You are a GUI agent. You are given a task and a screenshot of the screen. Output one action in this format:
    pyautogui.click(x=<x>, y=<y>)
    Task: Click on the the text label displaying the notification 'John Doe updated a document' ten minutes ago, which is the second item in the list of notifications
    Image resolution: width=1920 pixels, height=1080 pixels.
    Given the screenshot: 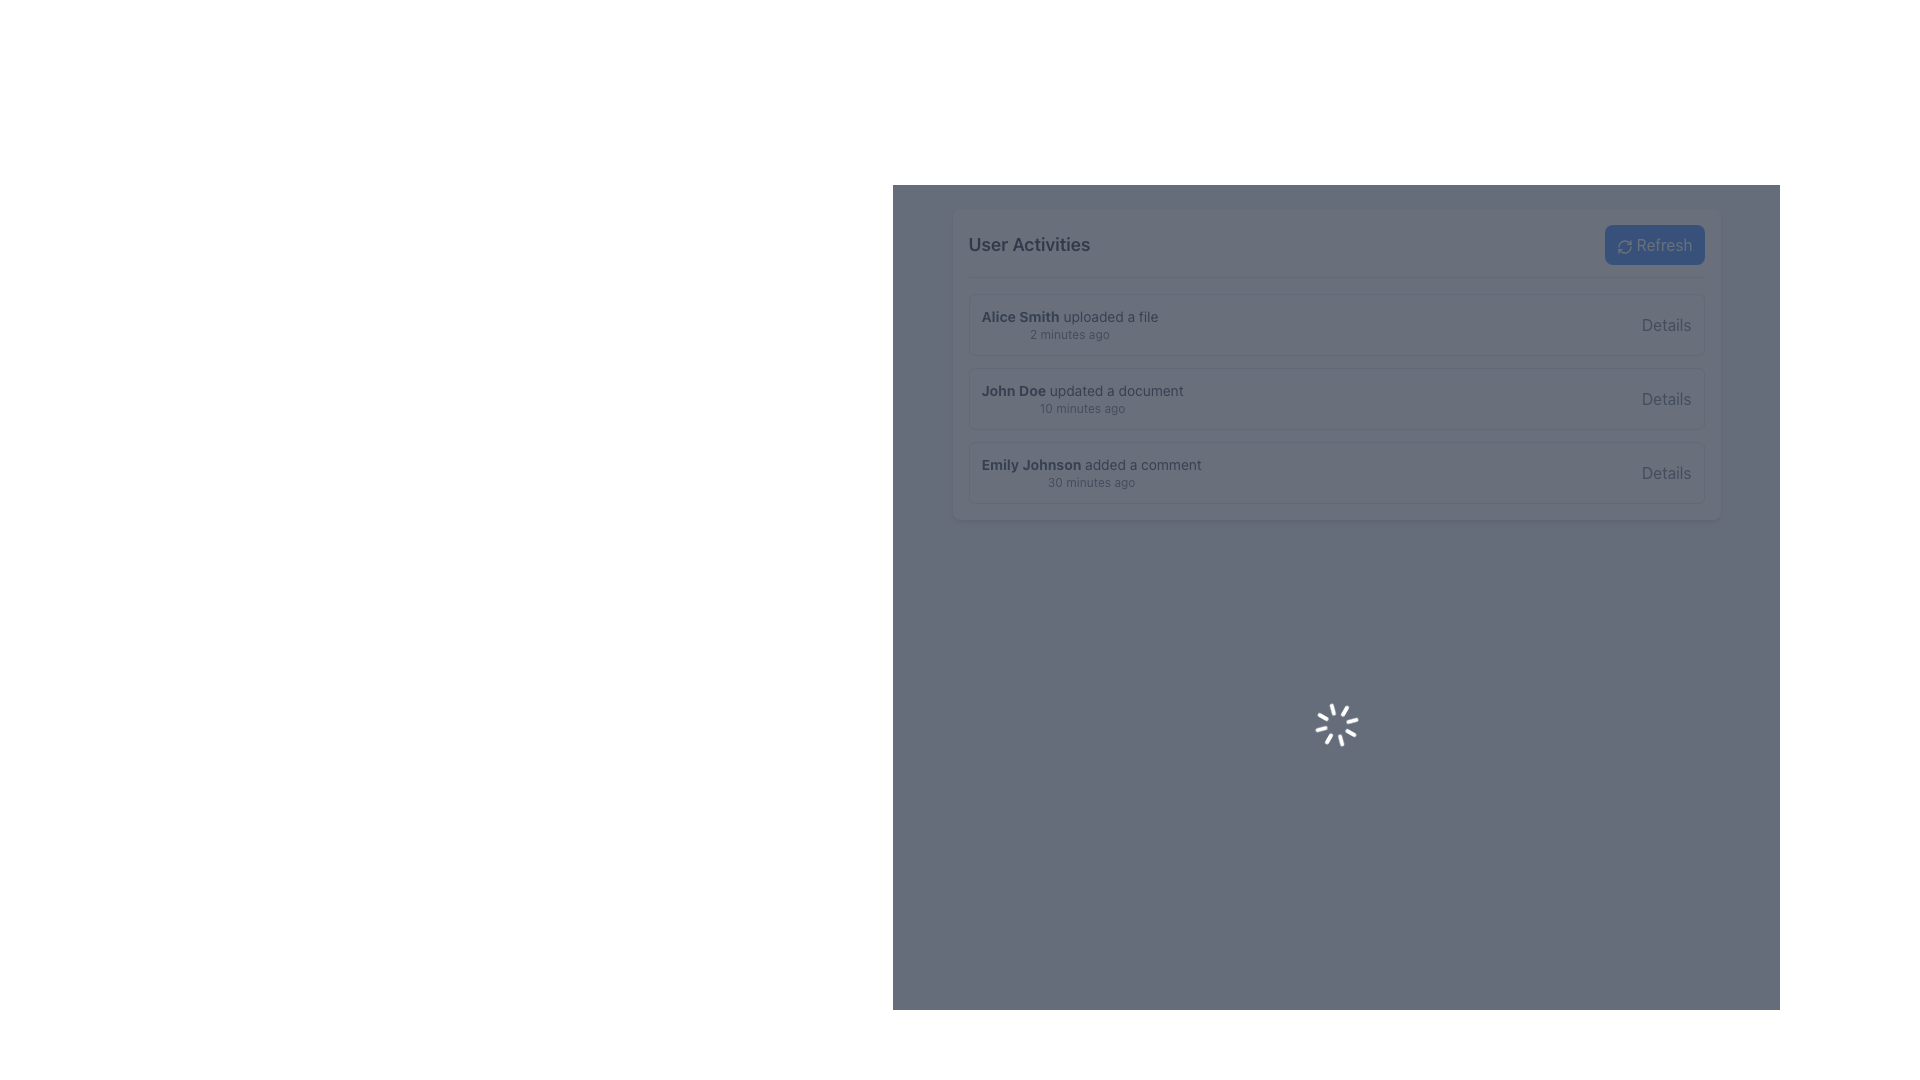 What is the action you would take?
    pyautogui.click(x=1081, y=398)
    